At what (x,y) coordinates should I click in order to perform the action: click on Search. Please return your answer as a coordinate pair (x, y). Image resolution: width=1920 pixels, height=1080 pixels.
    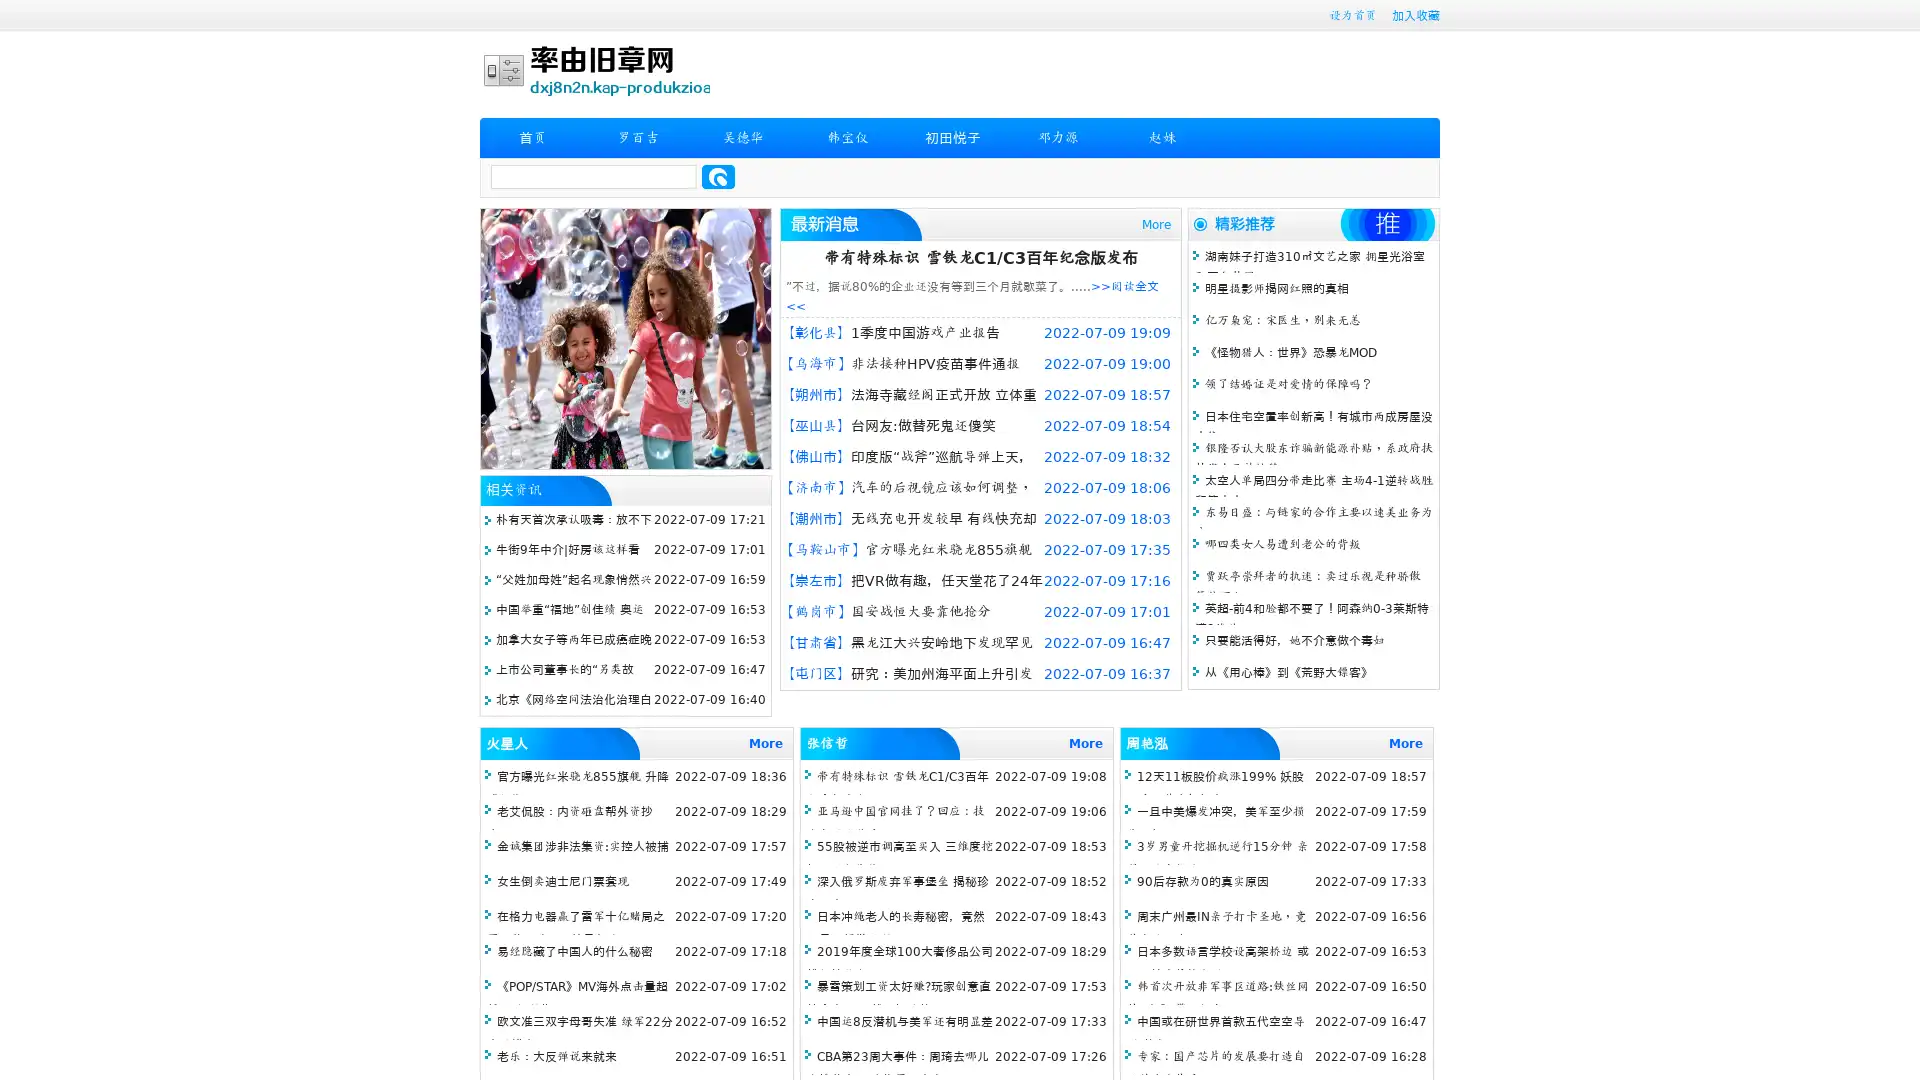
    Looking at the image, I should click on (718, 176).